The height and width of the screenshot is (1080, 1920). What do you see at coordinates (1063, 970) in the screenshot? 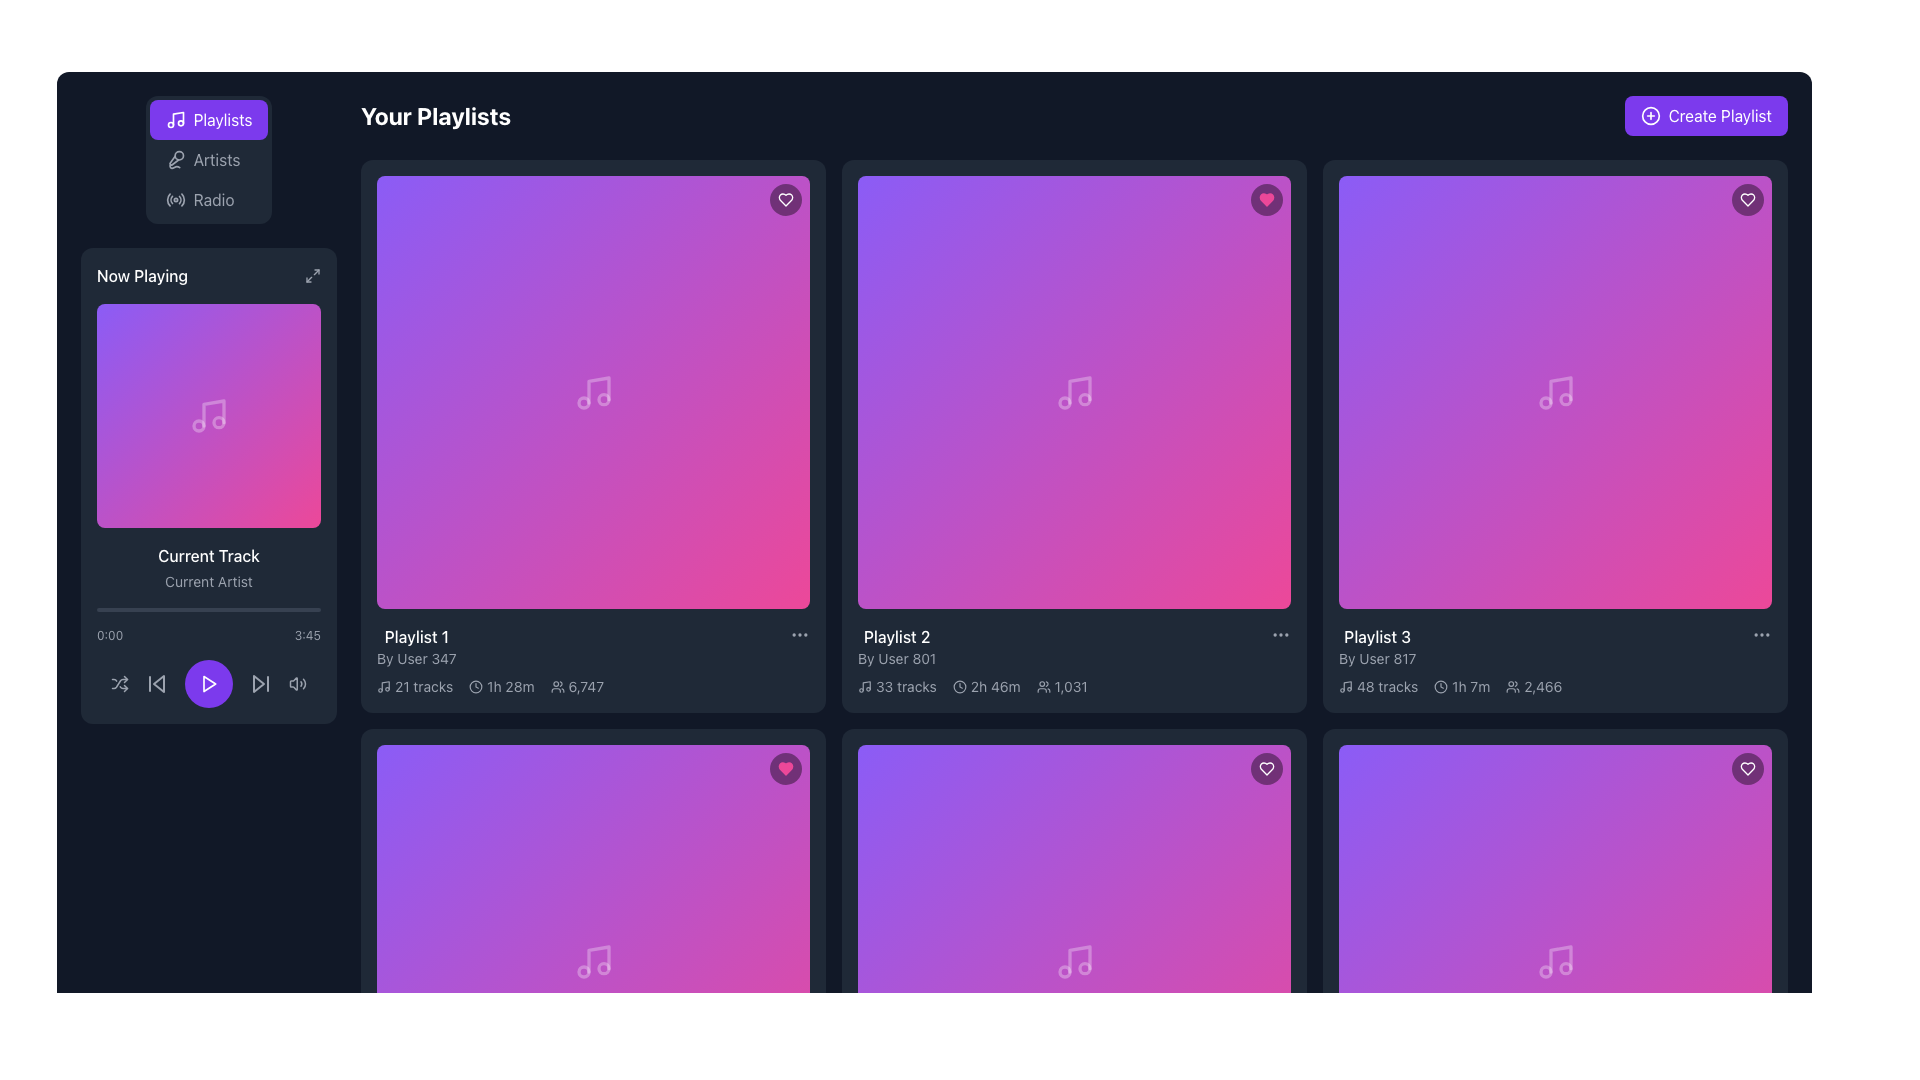
I see `the small circle within the musical note icon, which is the second circle in the second playlist card of the second row` at bounding box center [1063, 970].